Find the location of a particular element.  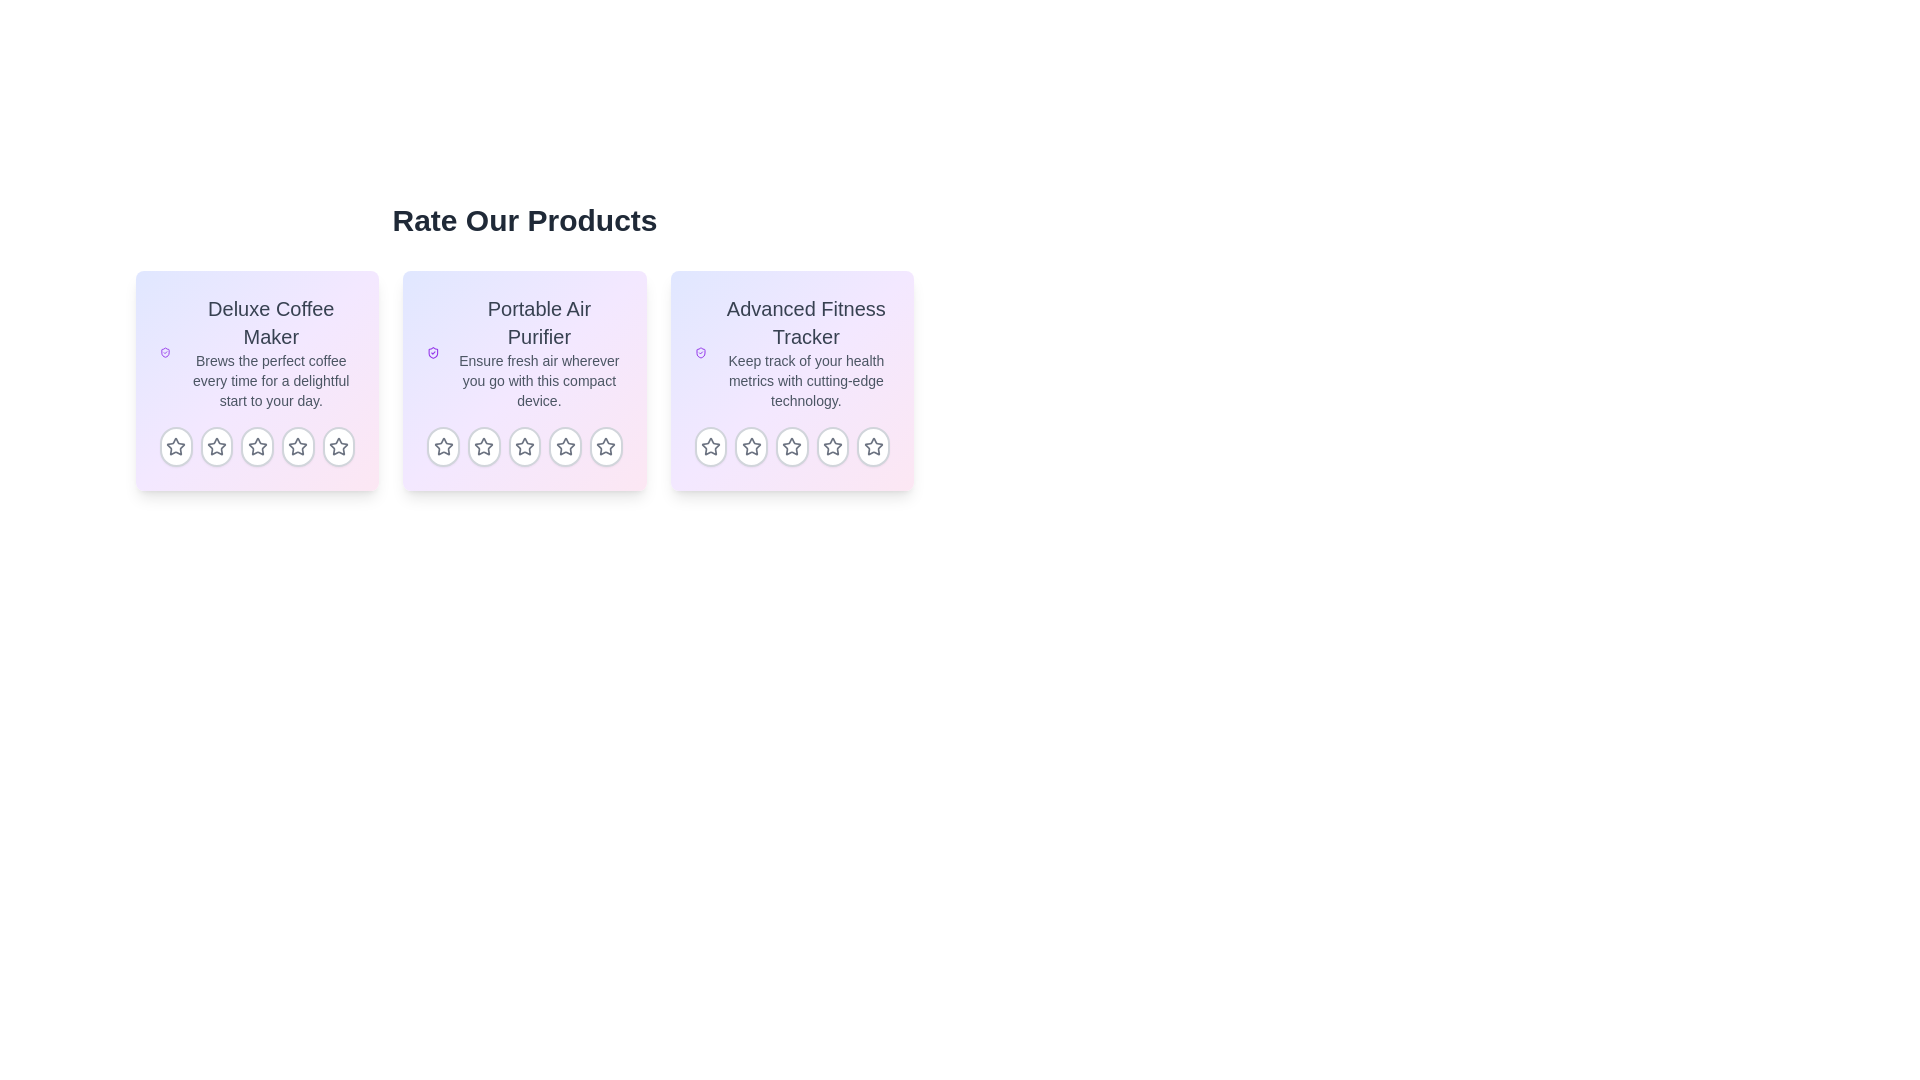

the static text label that provides additional details about the 'Advanced Fitness Tracker' product, located directly below the heading in the third card of a horizontally-aligned set of three cards is located at coordinates (806, 381).